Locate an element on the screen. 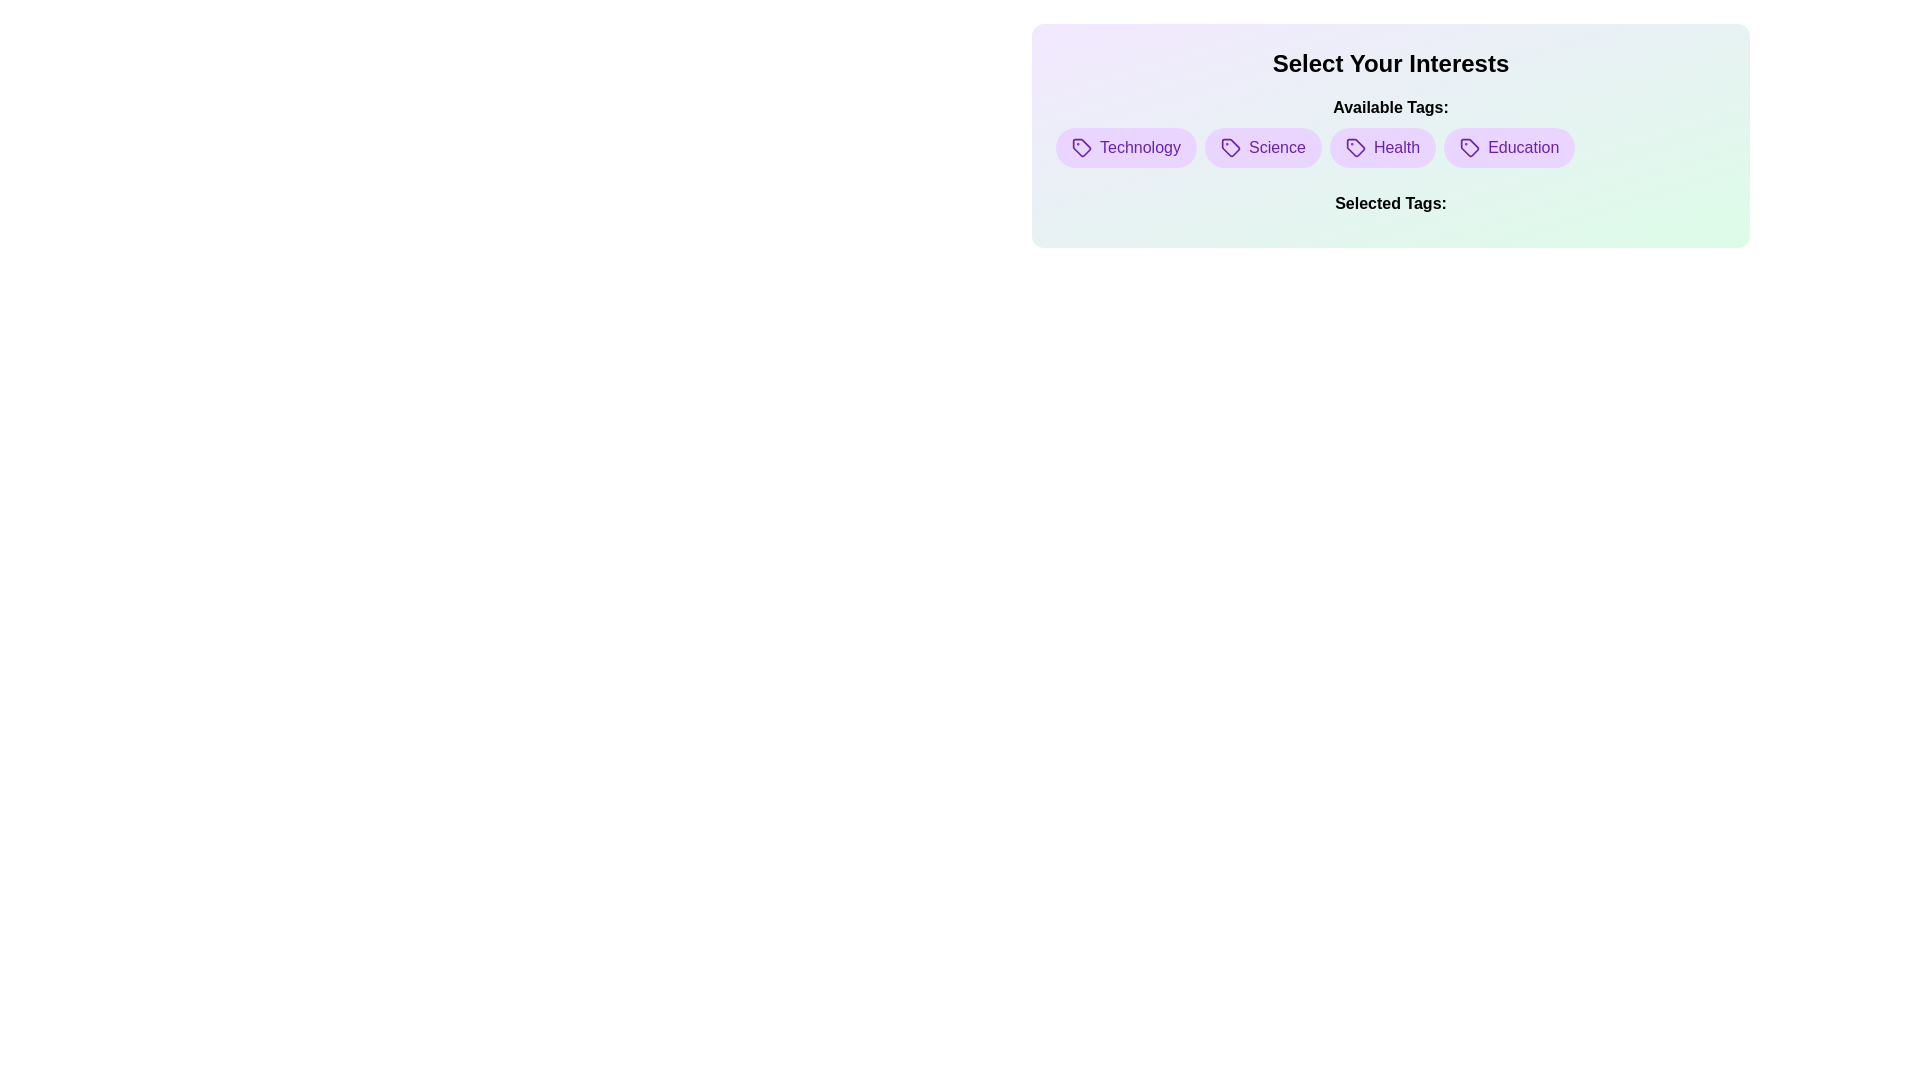 This screenshot has width=1920, height=1080. the 'Science' icon located in the 'Available Tags' section, which is centrally positioned among the other icons for 'Technology', 'Health', and 'Education' is located at coordinates (1229, 146).